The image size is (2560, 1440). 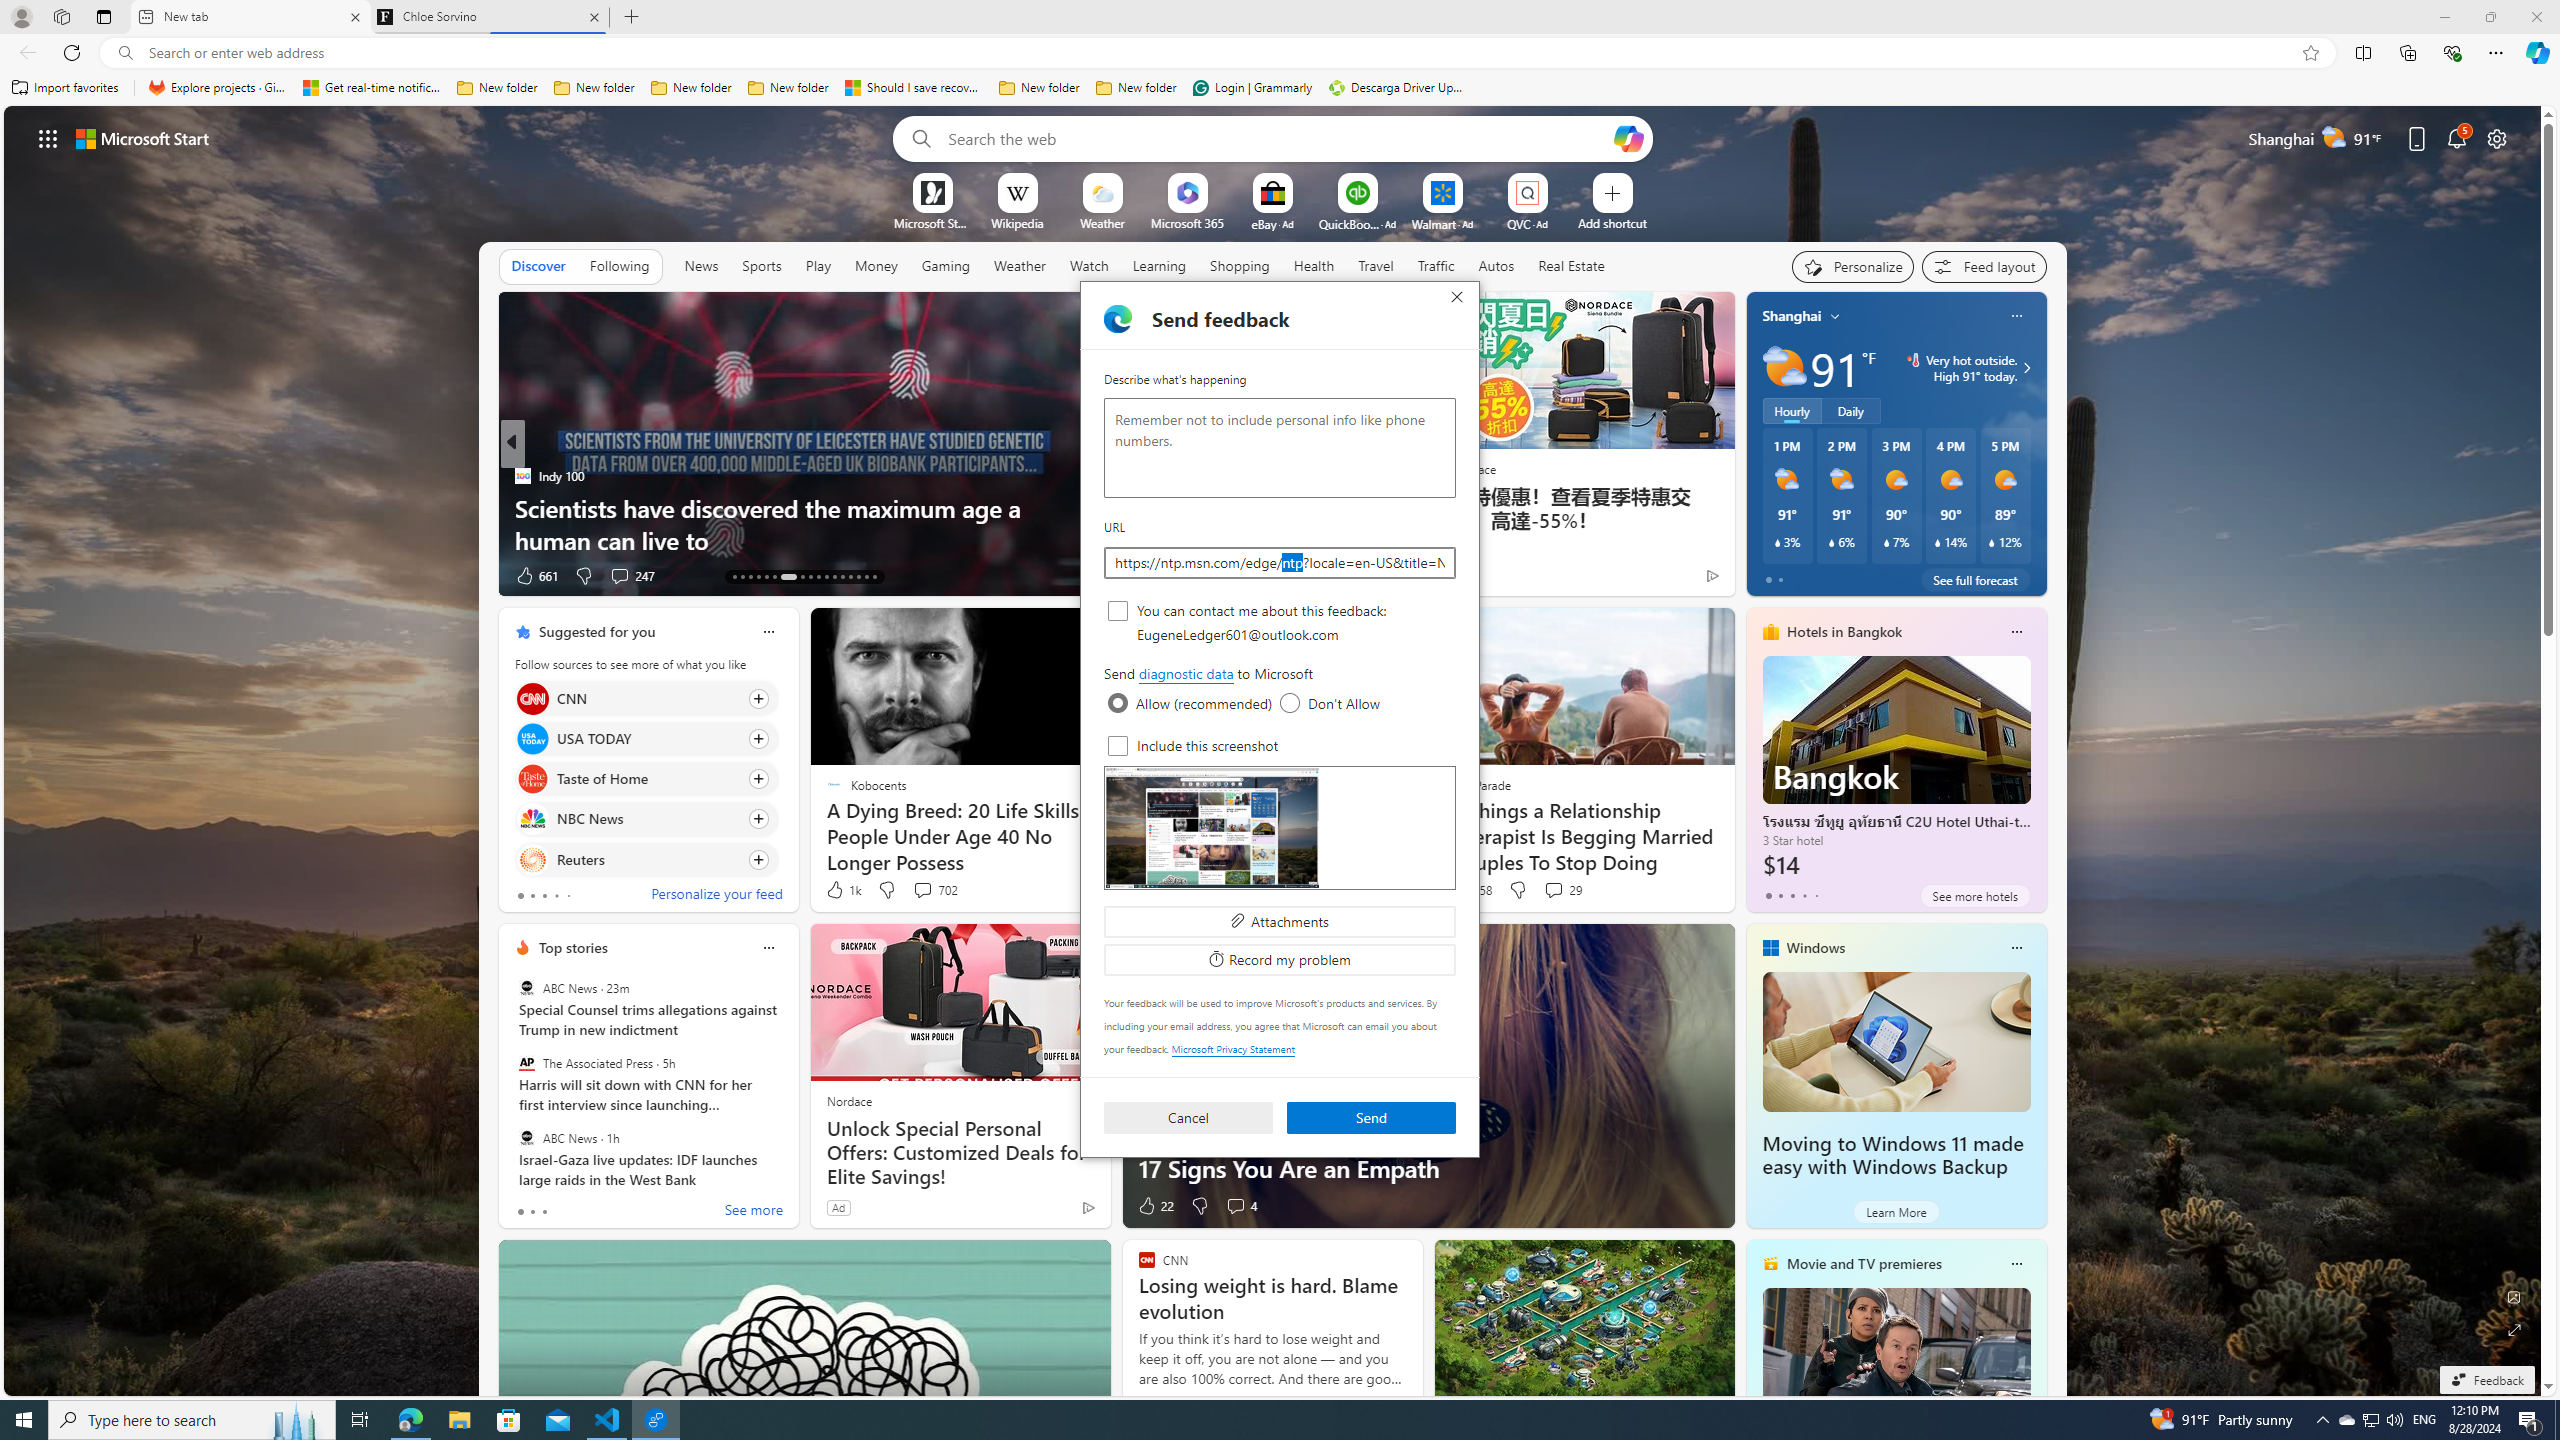 What do you see at coordinates (1435, 264) in the screenshot?
I see `'Traffic'` at bounding box center [1435, 264].